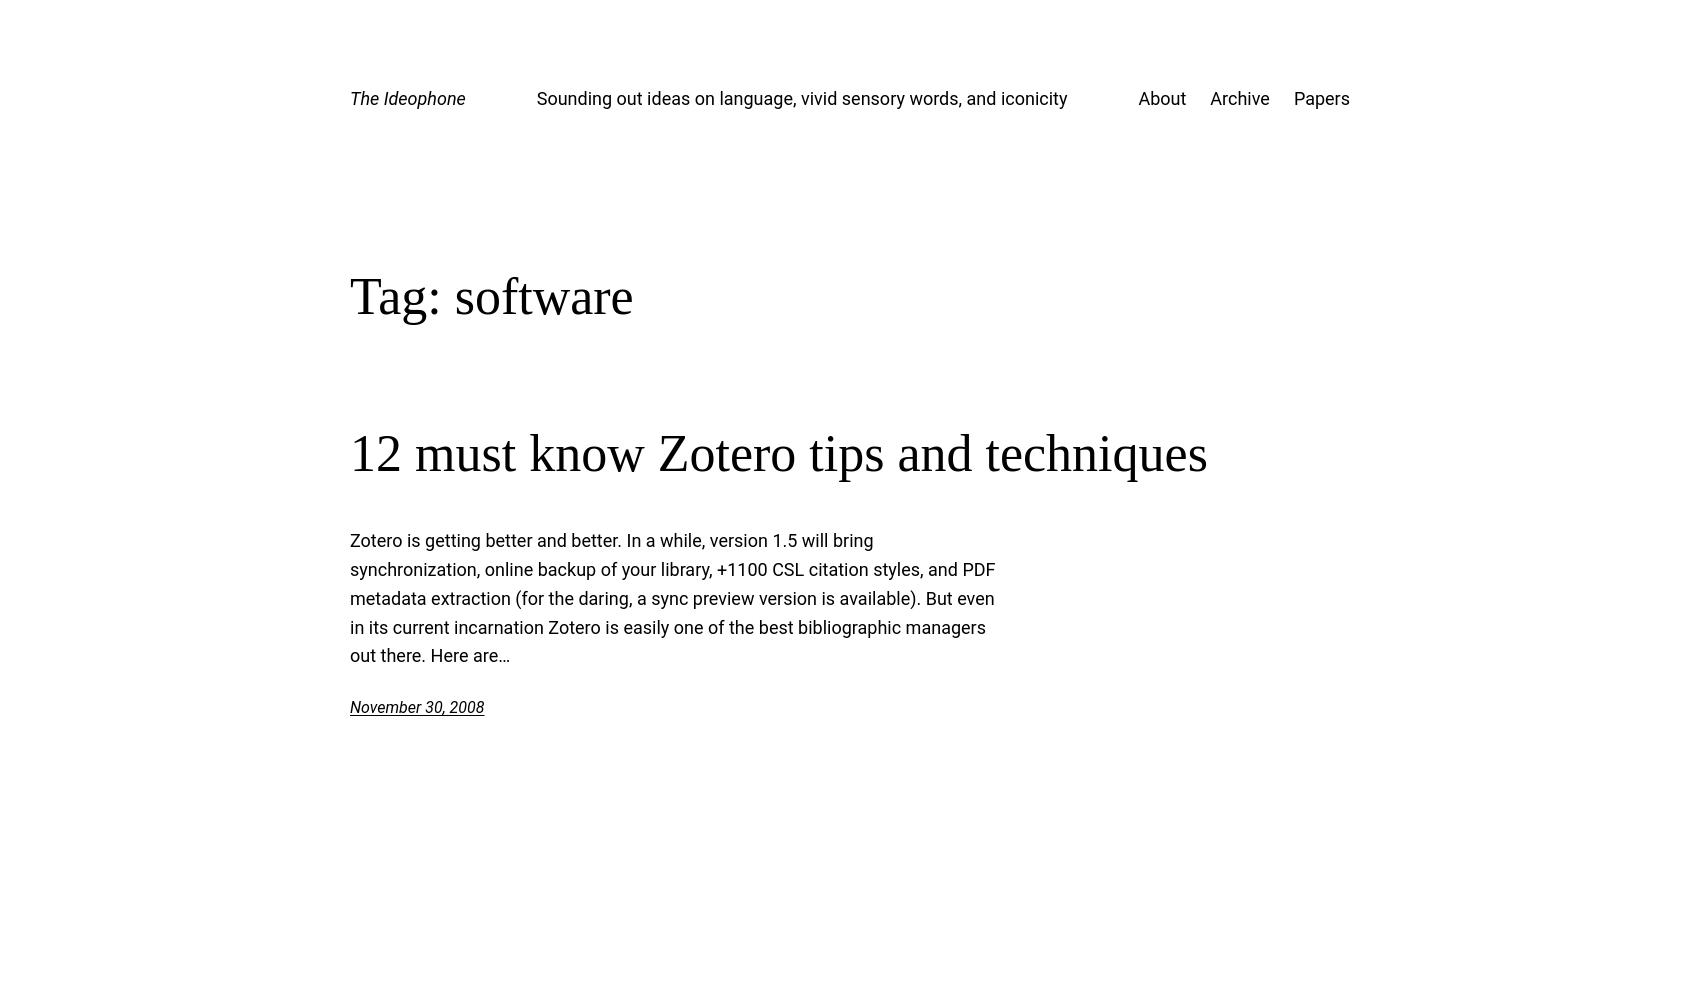 This screenshot has height=1000, width=1700. What do you see at coordinates (406, 97) in the screenshot?
I see `'The Ideophone'` at bounding box center [406, 97].